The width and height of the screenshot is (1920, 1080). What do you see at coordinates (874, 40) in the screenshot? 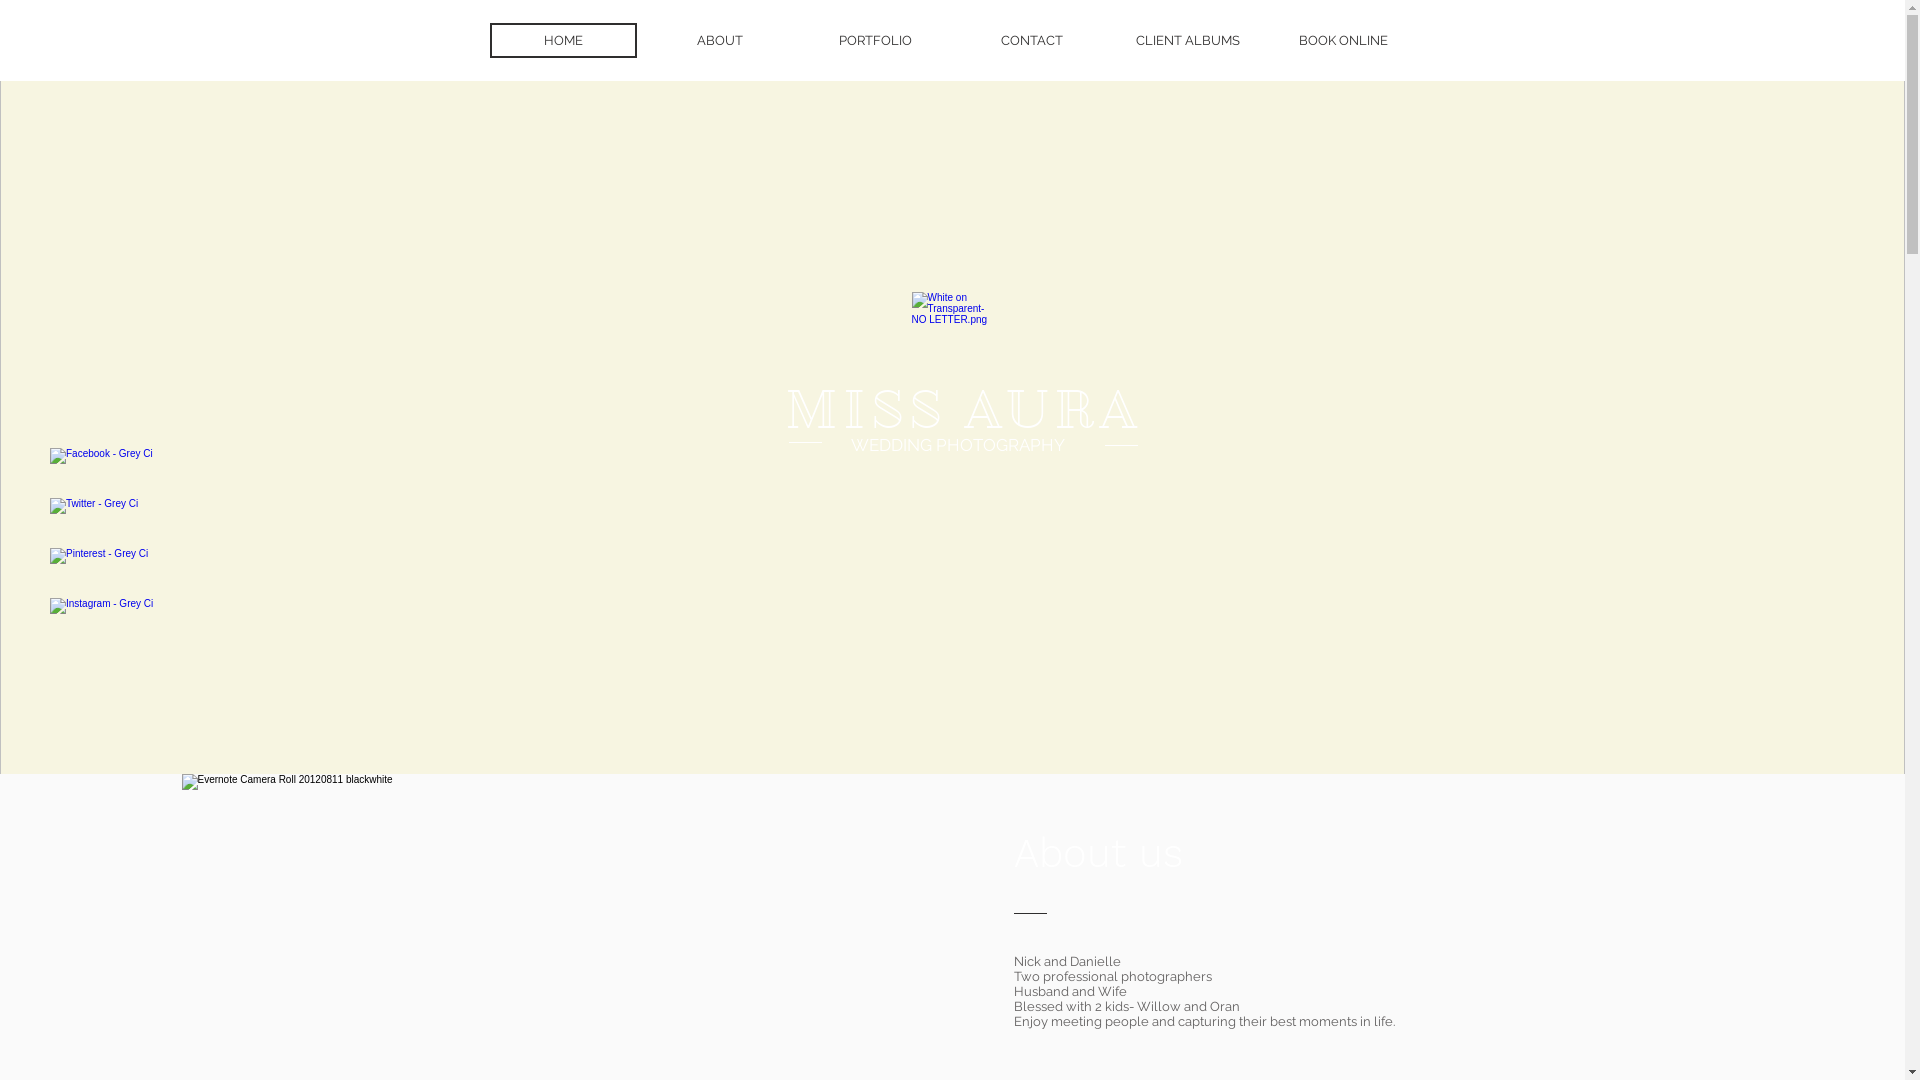
I see `'PORTFOLIO'` at bounding box center [874, 40].